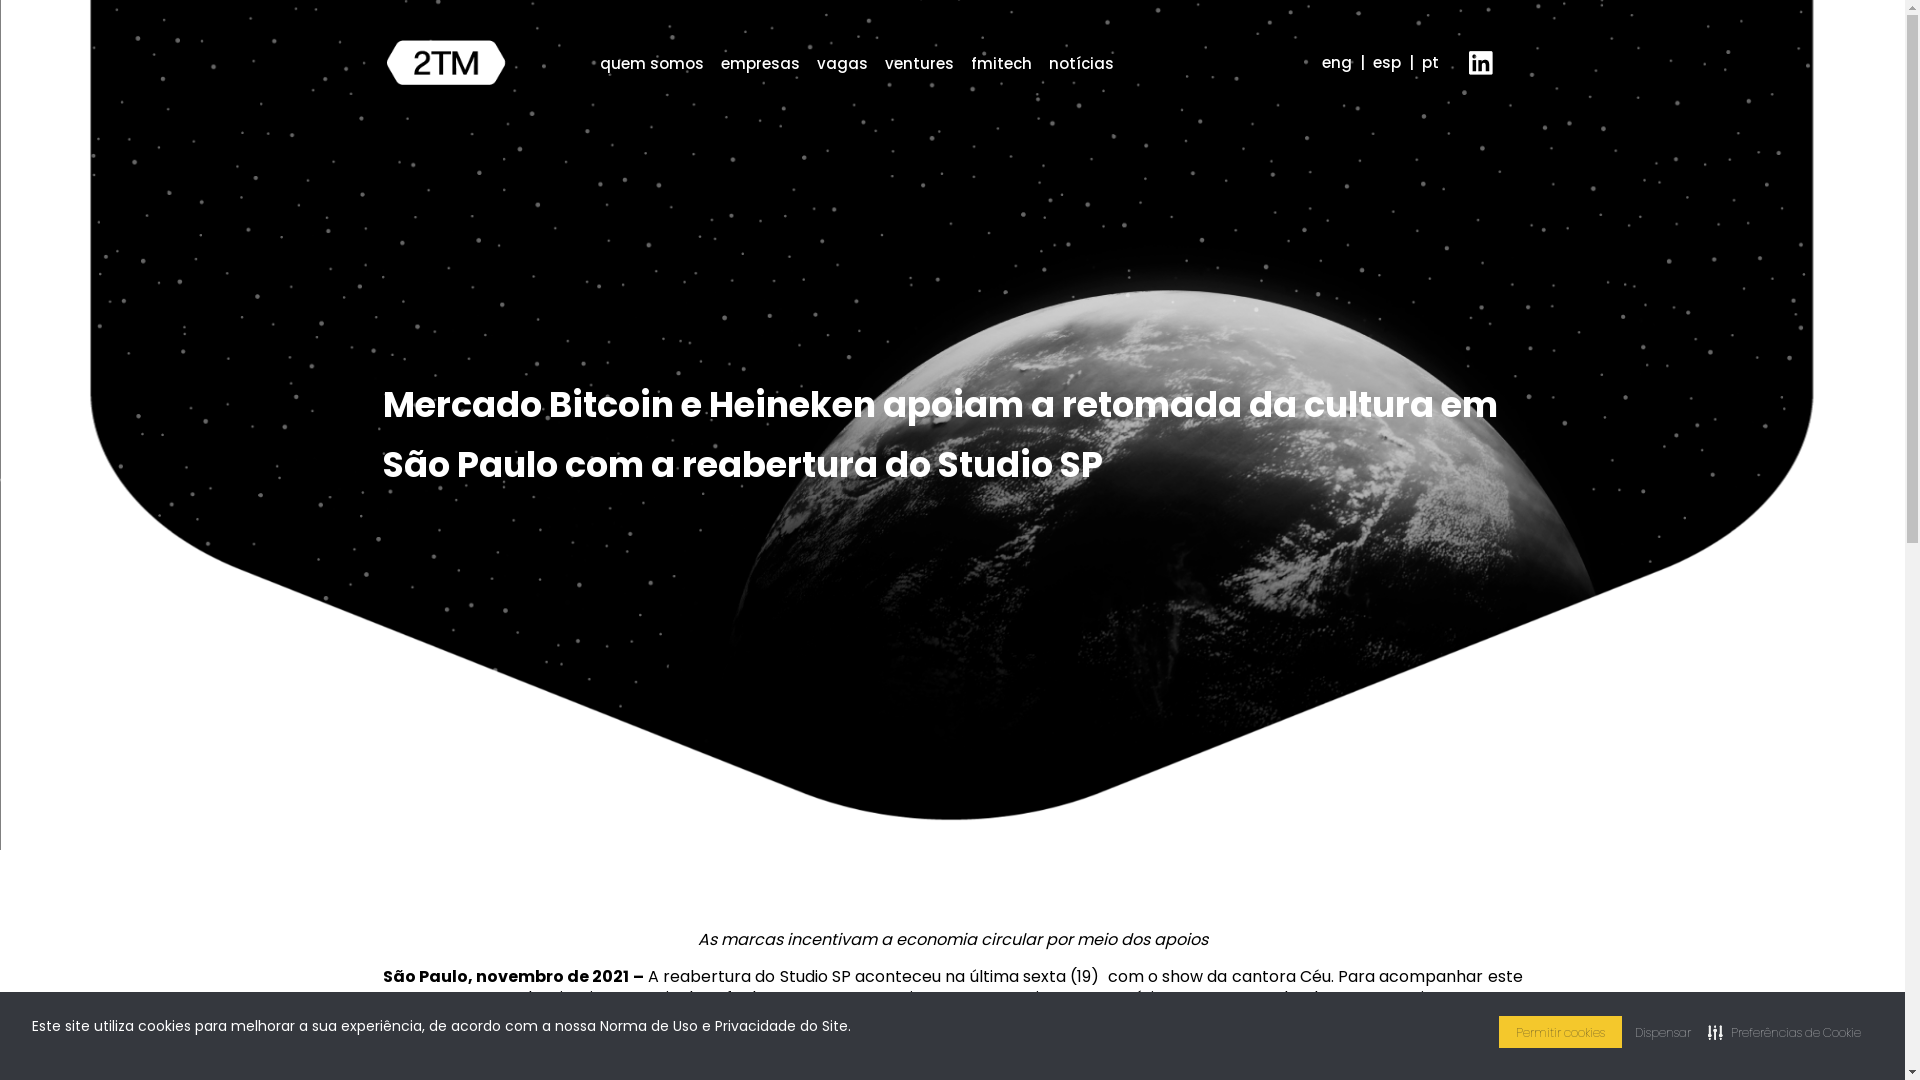  I want to click on 'fmitech', so click(1000, 62).